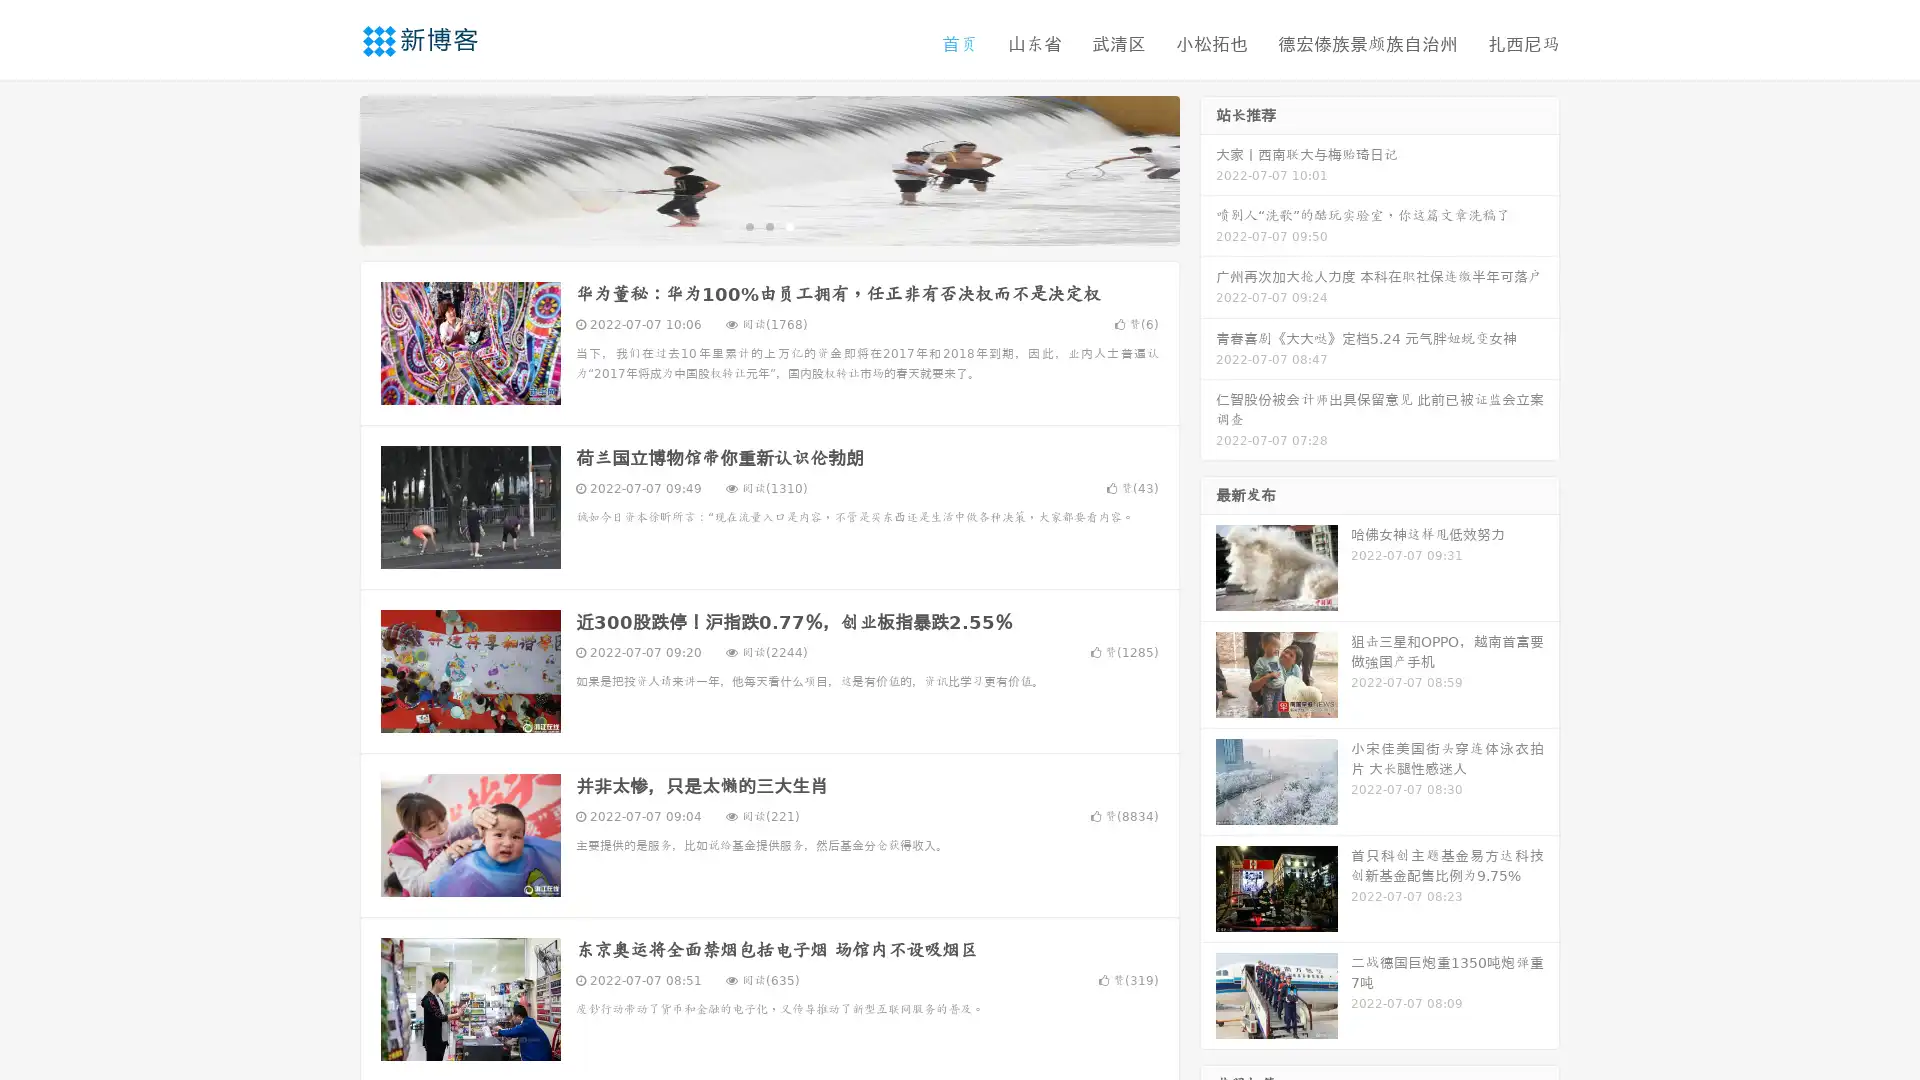  What do you see at coordinates (330, 168) in the screenshot?
I see `Previous slide` at bounding box center [330, 168].